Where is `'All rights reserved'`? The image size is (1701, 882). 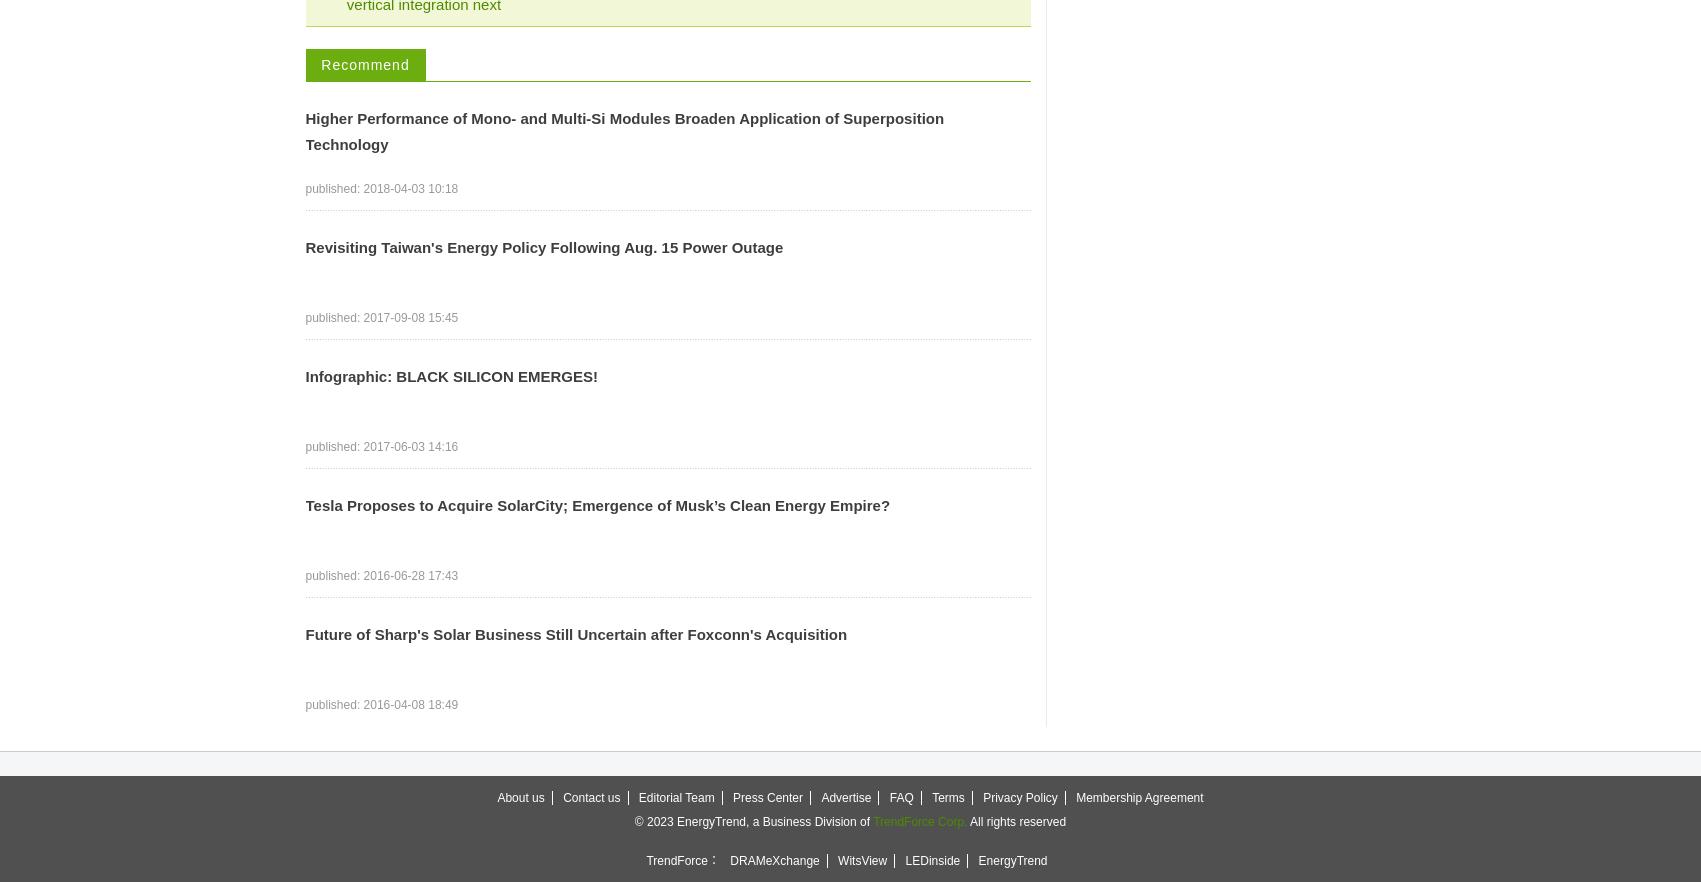 'All rights reserved' is located at coordinates (1016, 822).